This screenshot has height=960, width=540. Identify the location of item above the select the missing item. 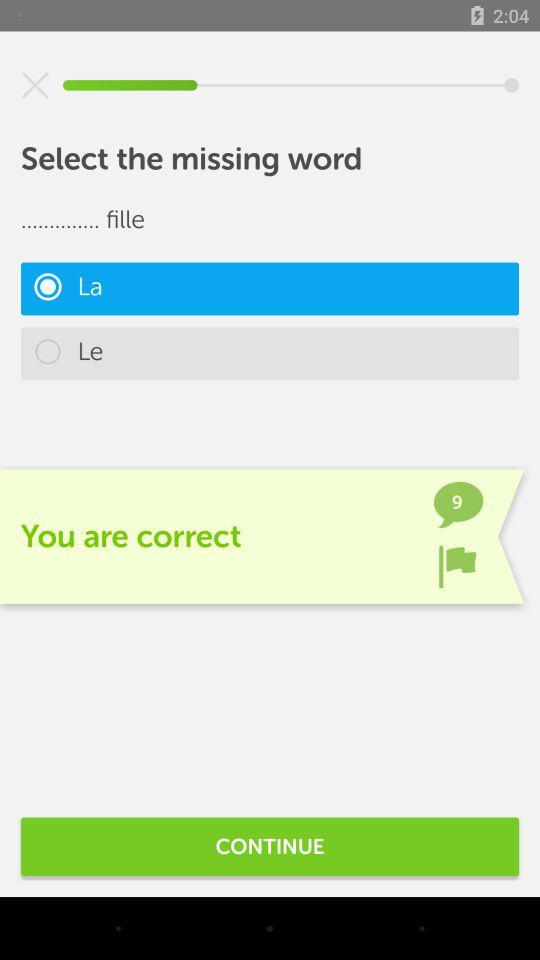
(35, 85).